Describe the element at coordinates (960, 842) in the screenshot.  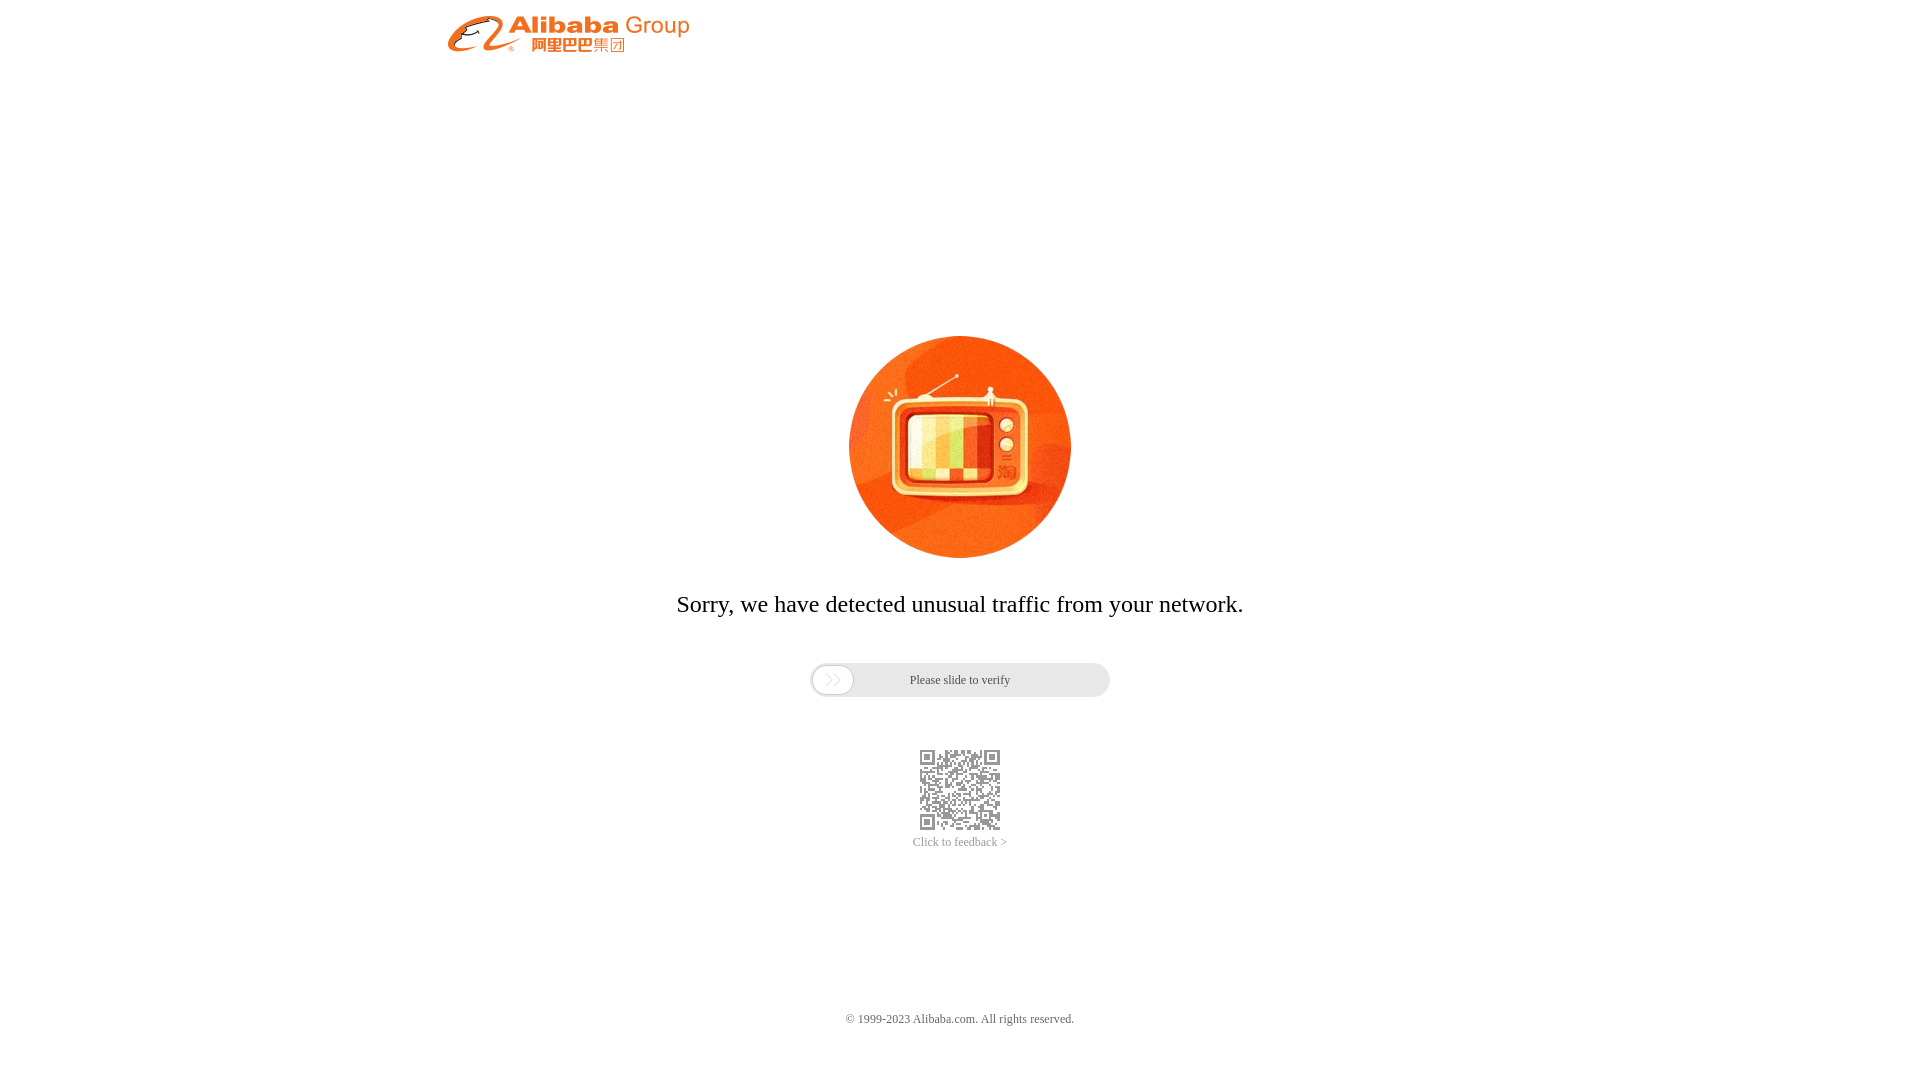
I see `'Click to feedback >'` at that location.